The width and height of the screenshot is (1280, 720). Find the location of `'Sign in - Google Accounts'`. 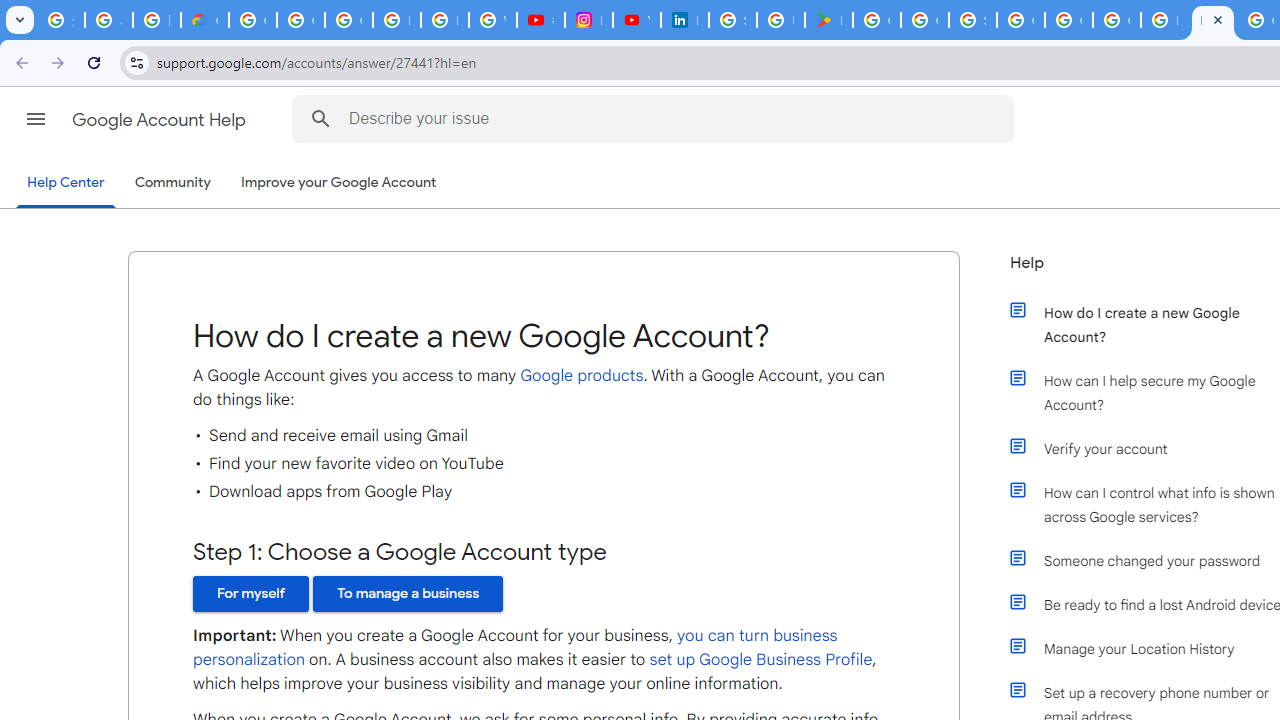

'Sign in - Google Accounts' is located at coordinates (731, 20).